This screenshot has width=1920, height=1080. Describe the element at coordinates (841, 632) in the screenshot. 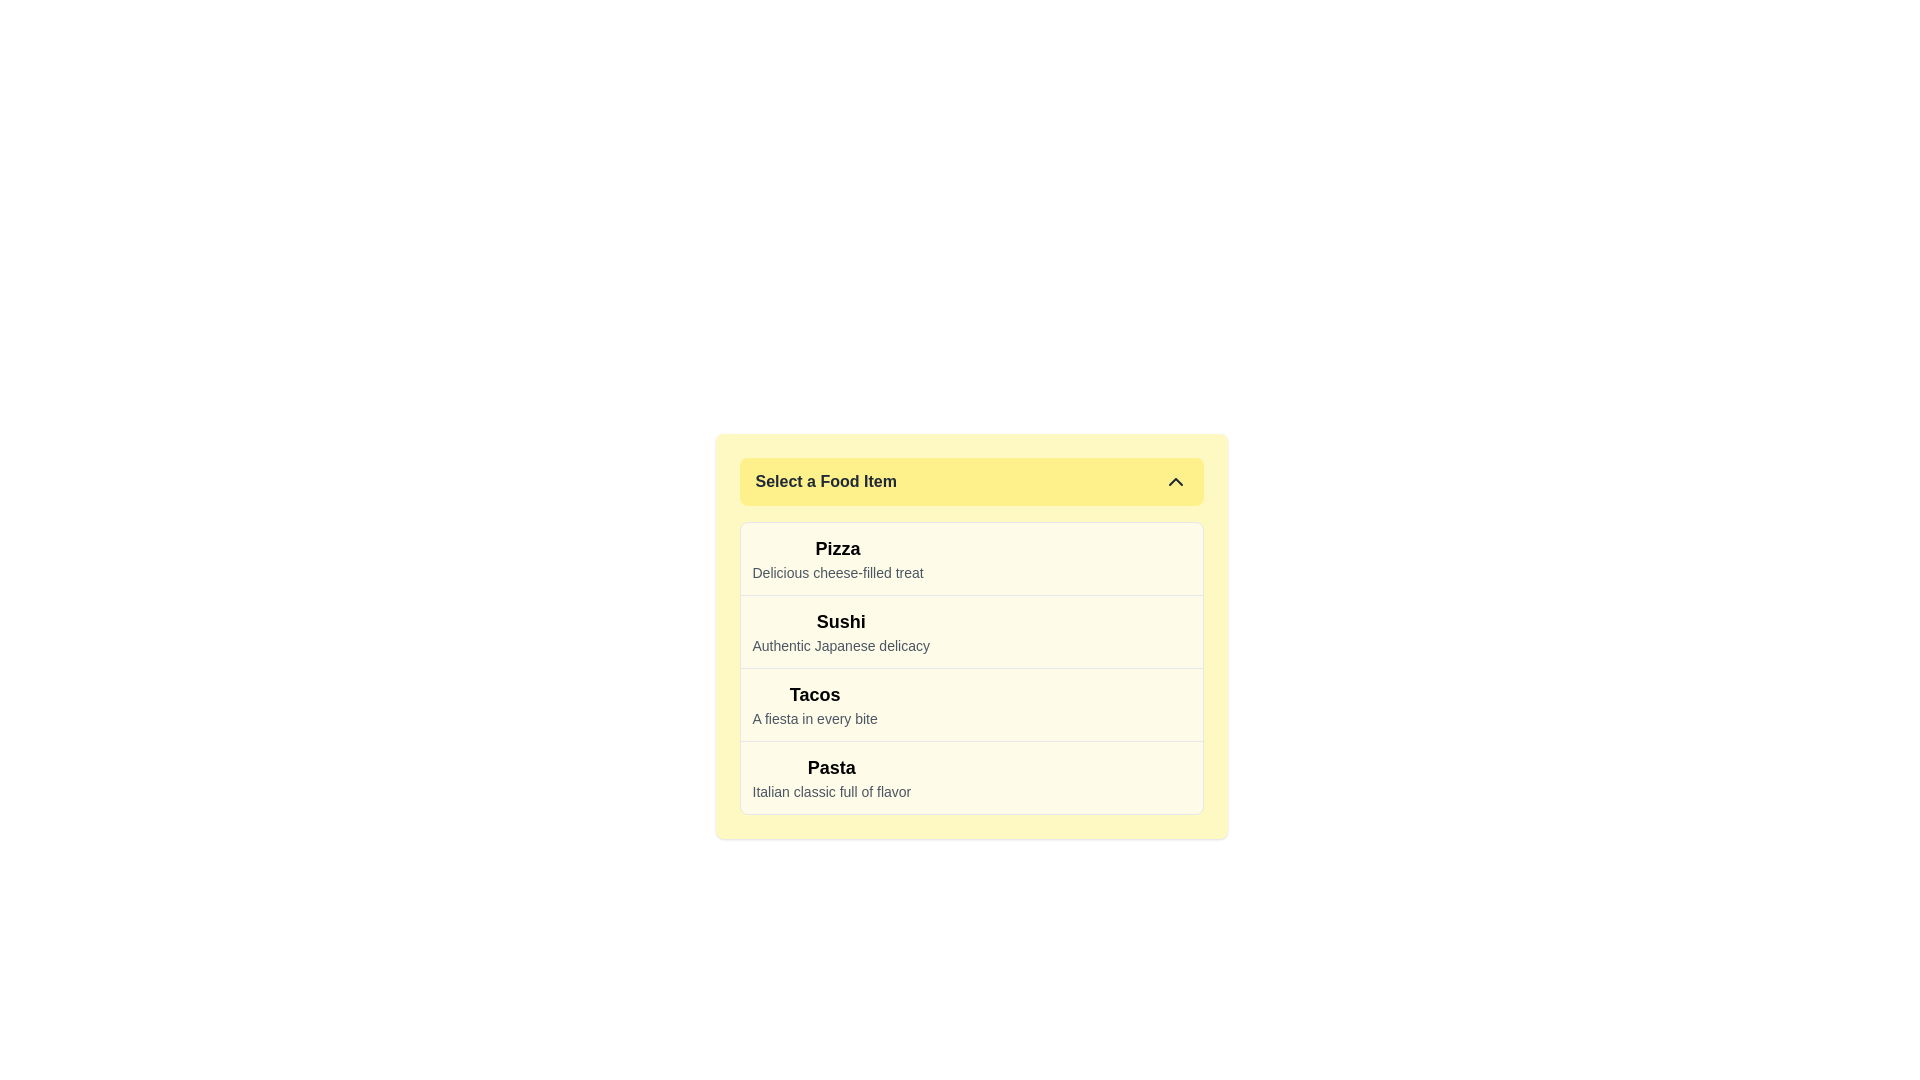

I see `the 'Sushi' text element, which is the second selectable item in the 'Select a Food Item' dropdown menu` at that location.